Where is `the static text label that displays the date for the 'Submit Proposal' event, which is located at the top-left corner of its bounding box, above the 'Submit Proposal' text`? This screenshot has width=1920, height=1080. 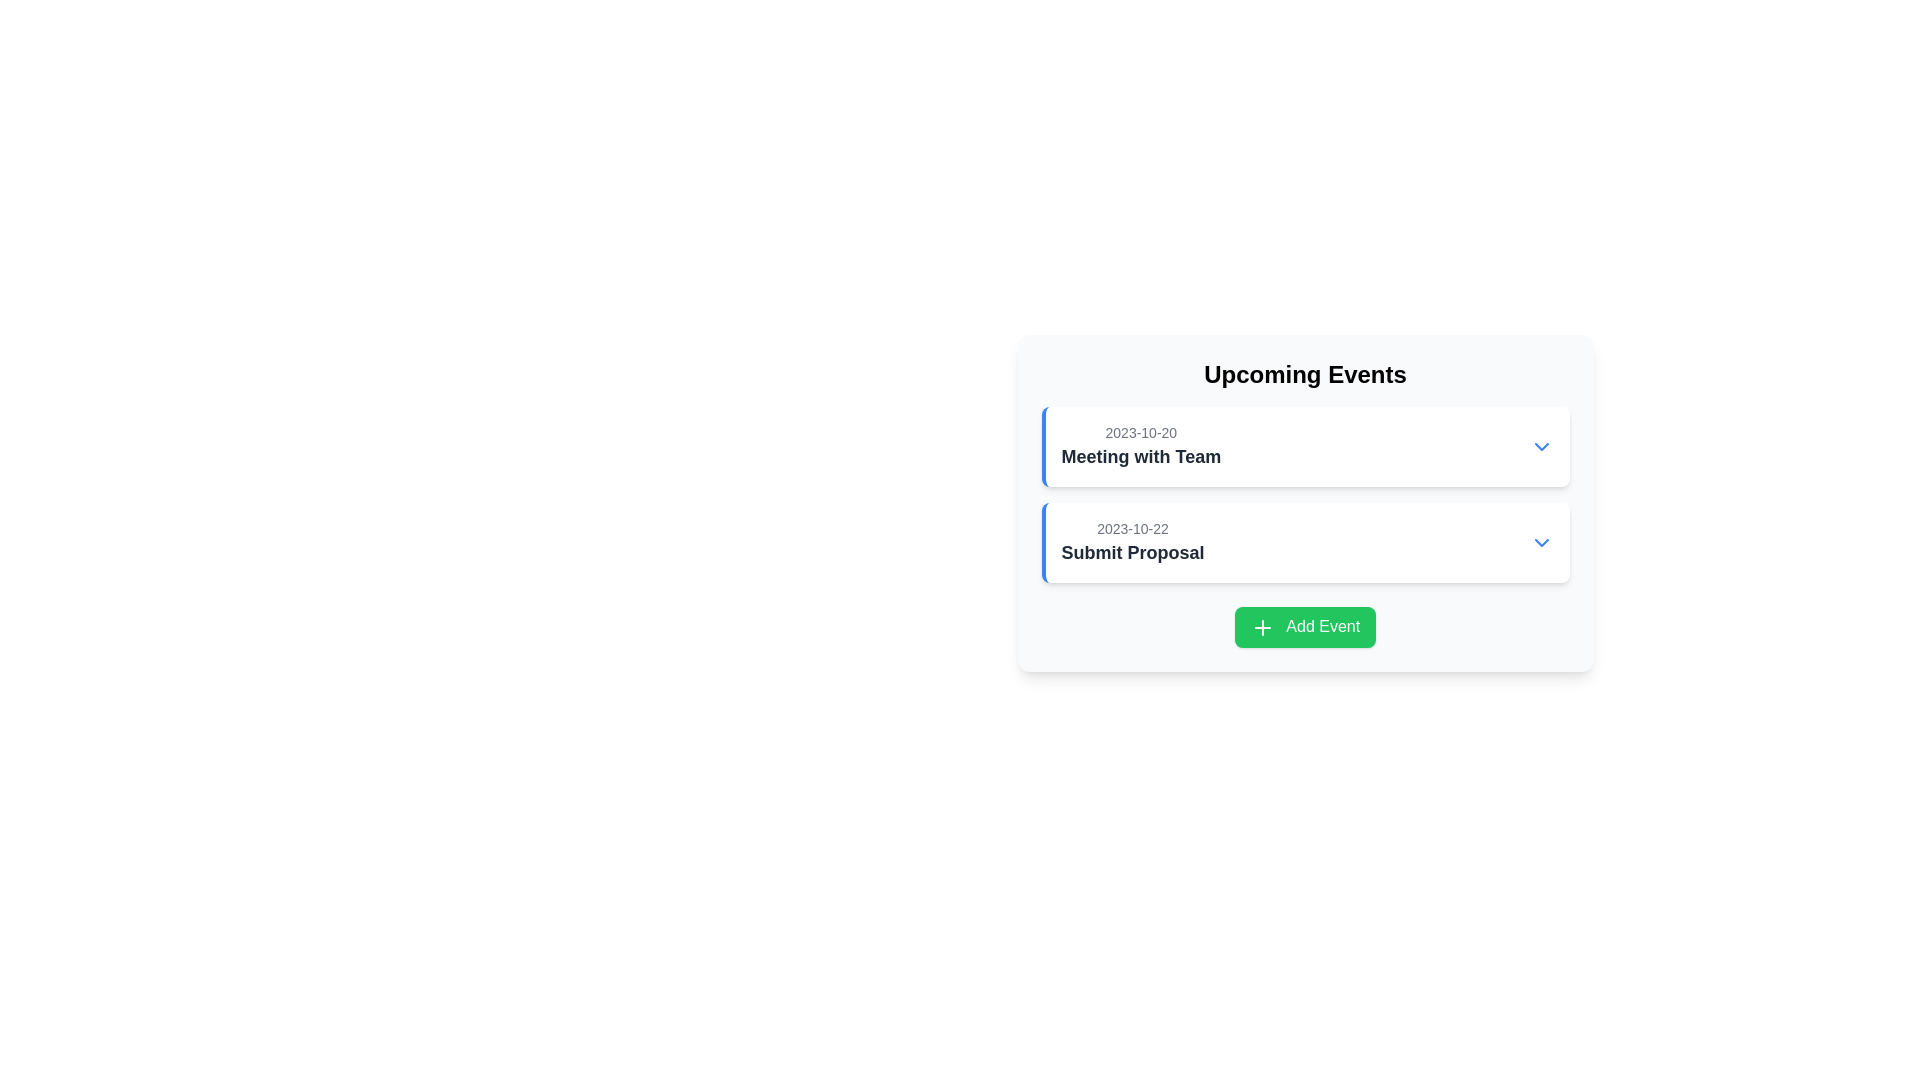
the static text label that displays the date for the 'Submit Proposal' event, which is located at the top-left corner of its bounding box, above the 'Submit Proposal' text is located at coordinates (1132, 527).